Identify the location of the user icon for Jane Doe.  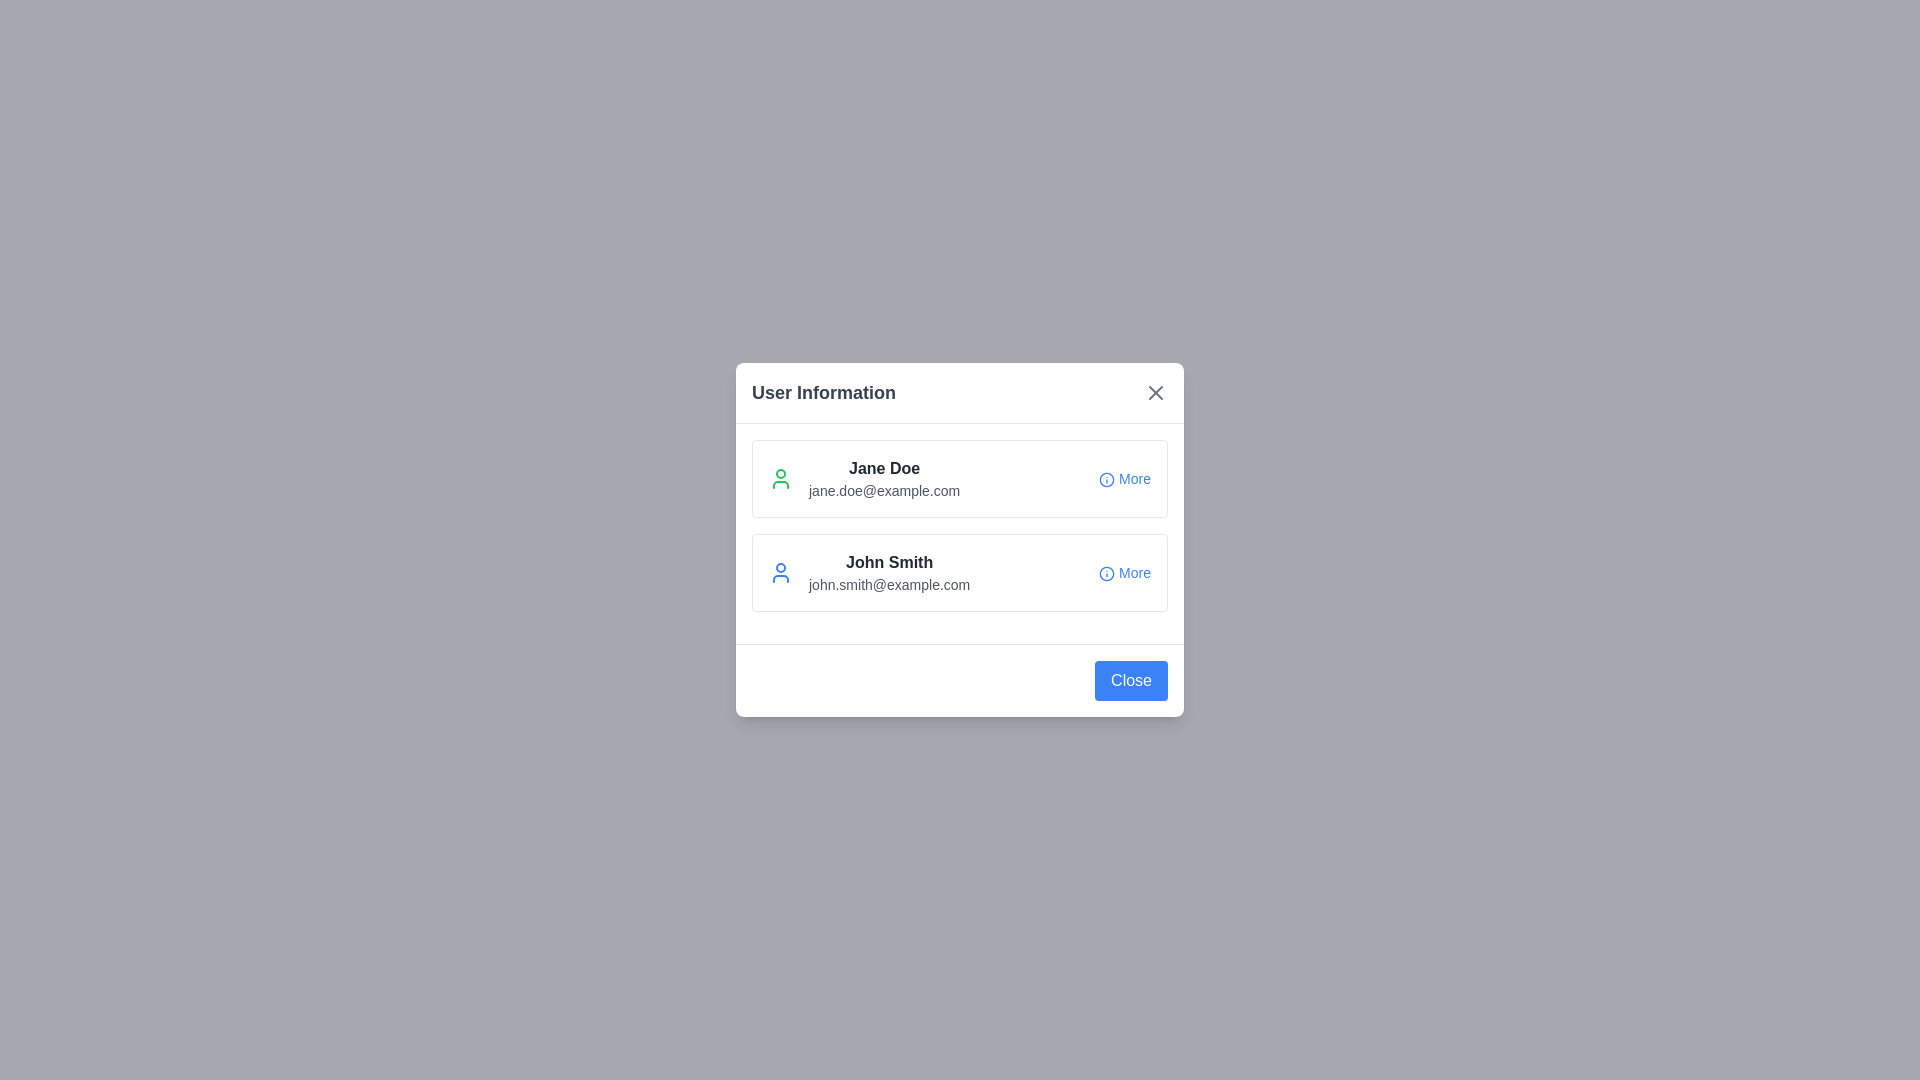
(780, 478).